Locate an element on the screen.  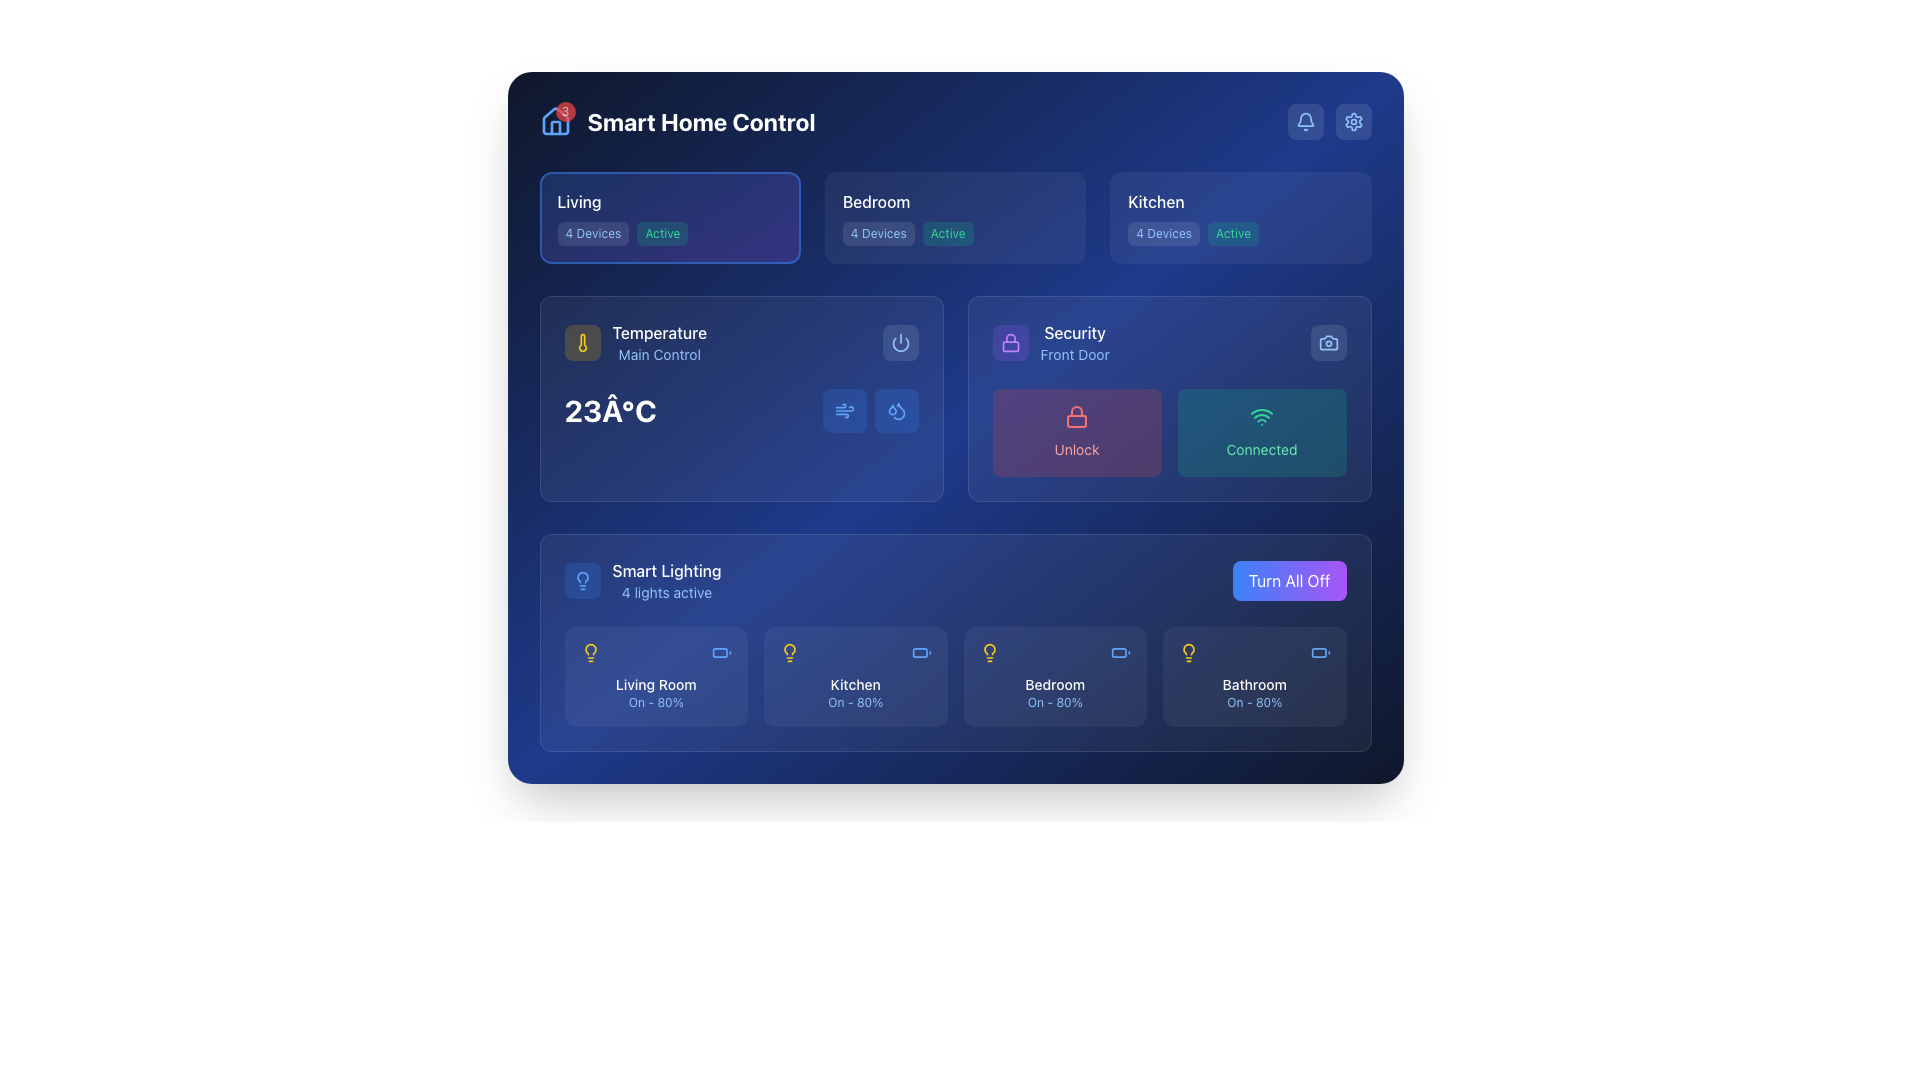
the status tag indicating '4 Devices' and 'Active' in the Living card section, located in the top-left corner of the interface is located at coordinates (670, 233).